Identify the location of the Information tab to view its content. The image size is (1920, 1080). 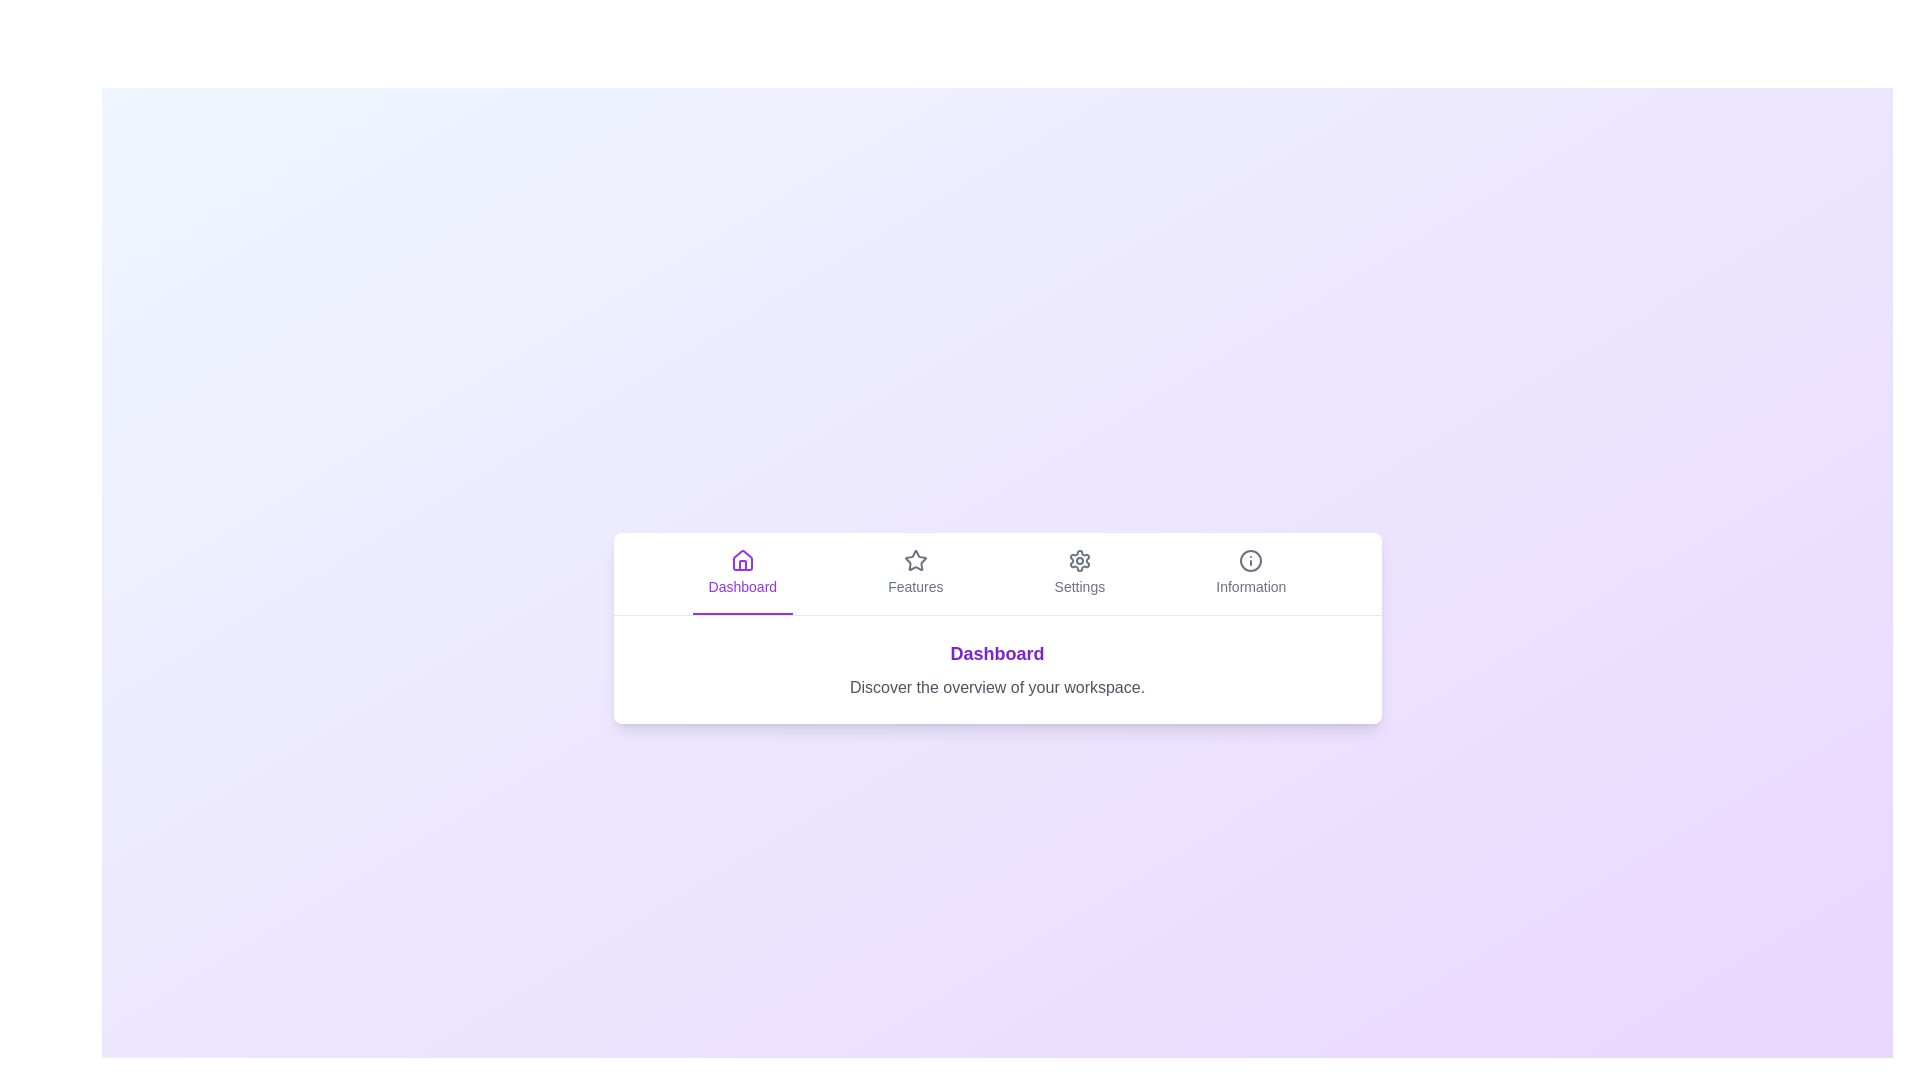
(1250, 573).